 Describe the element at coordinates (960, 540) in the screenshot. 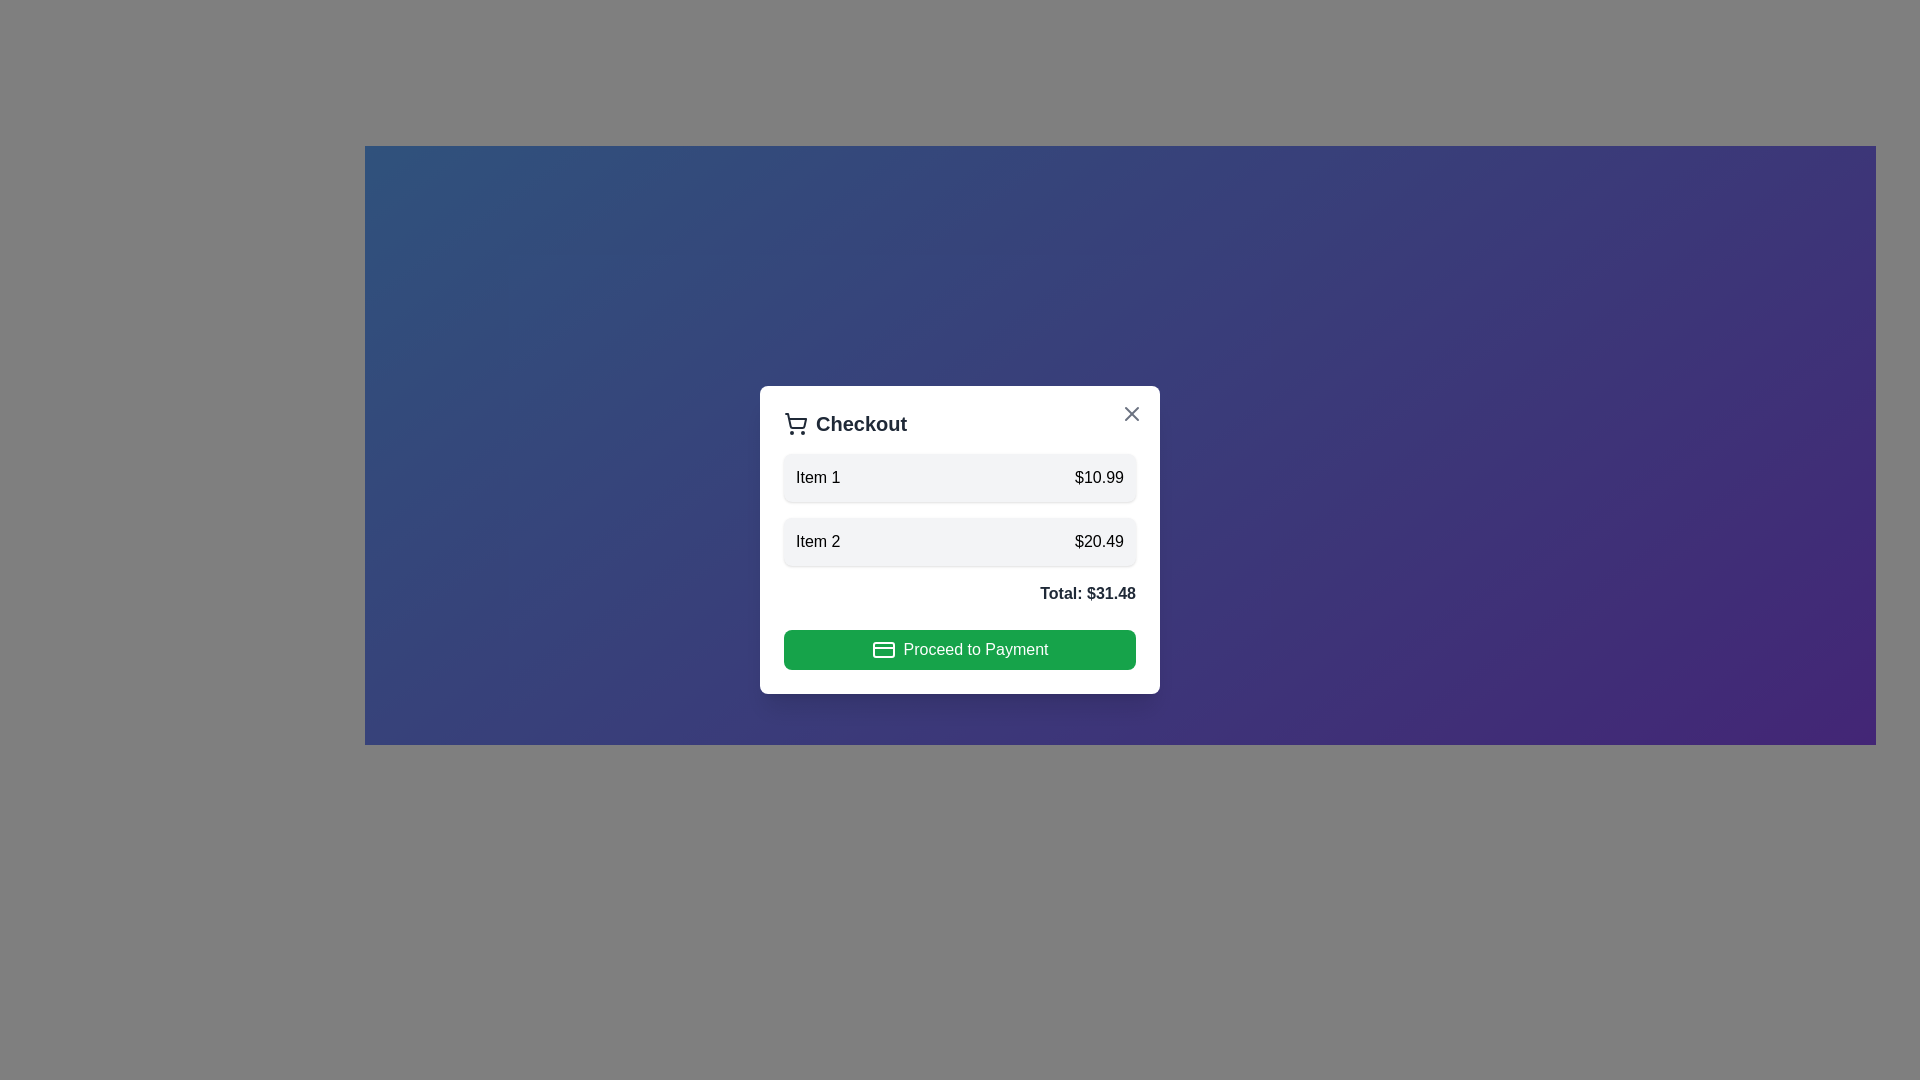

I see `the second informational card in the checkout modal` at that location.